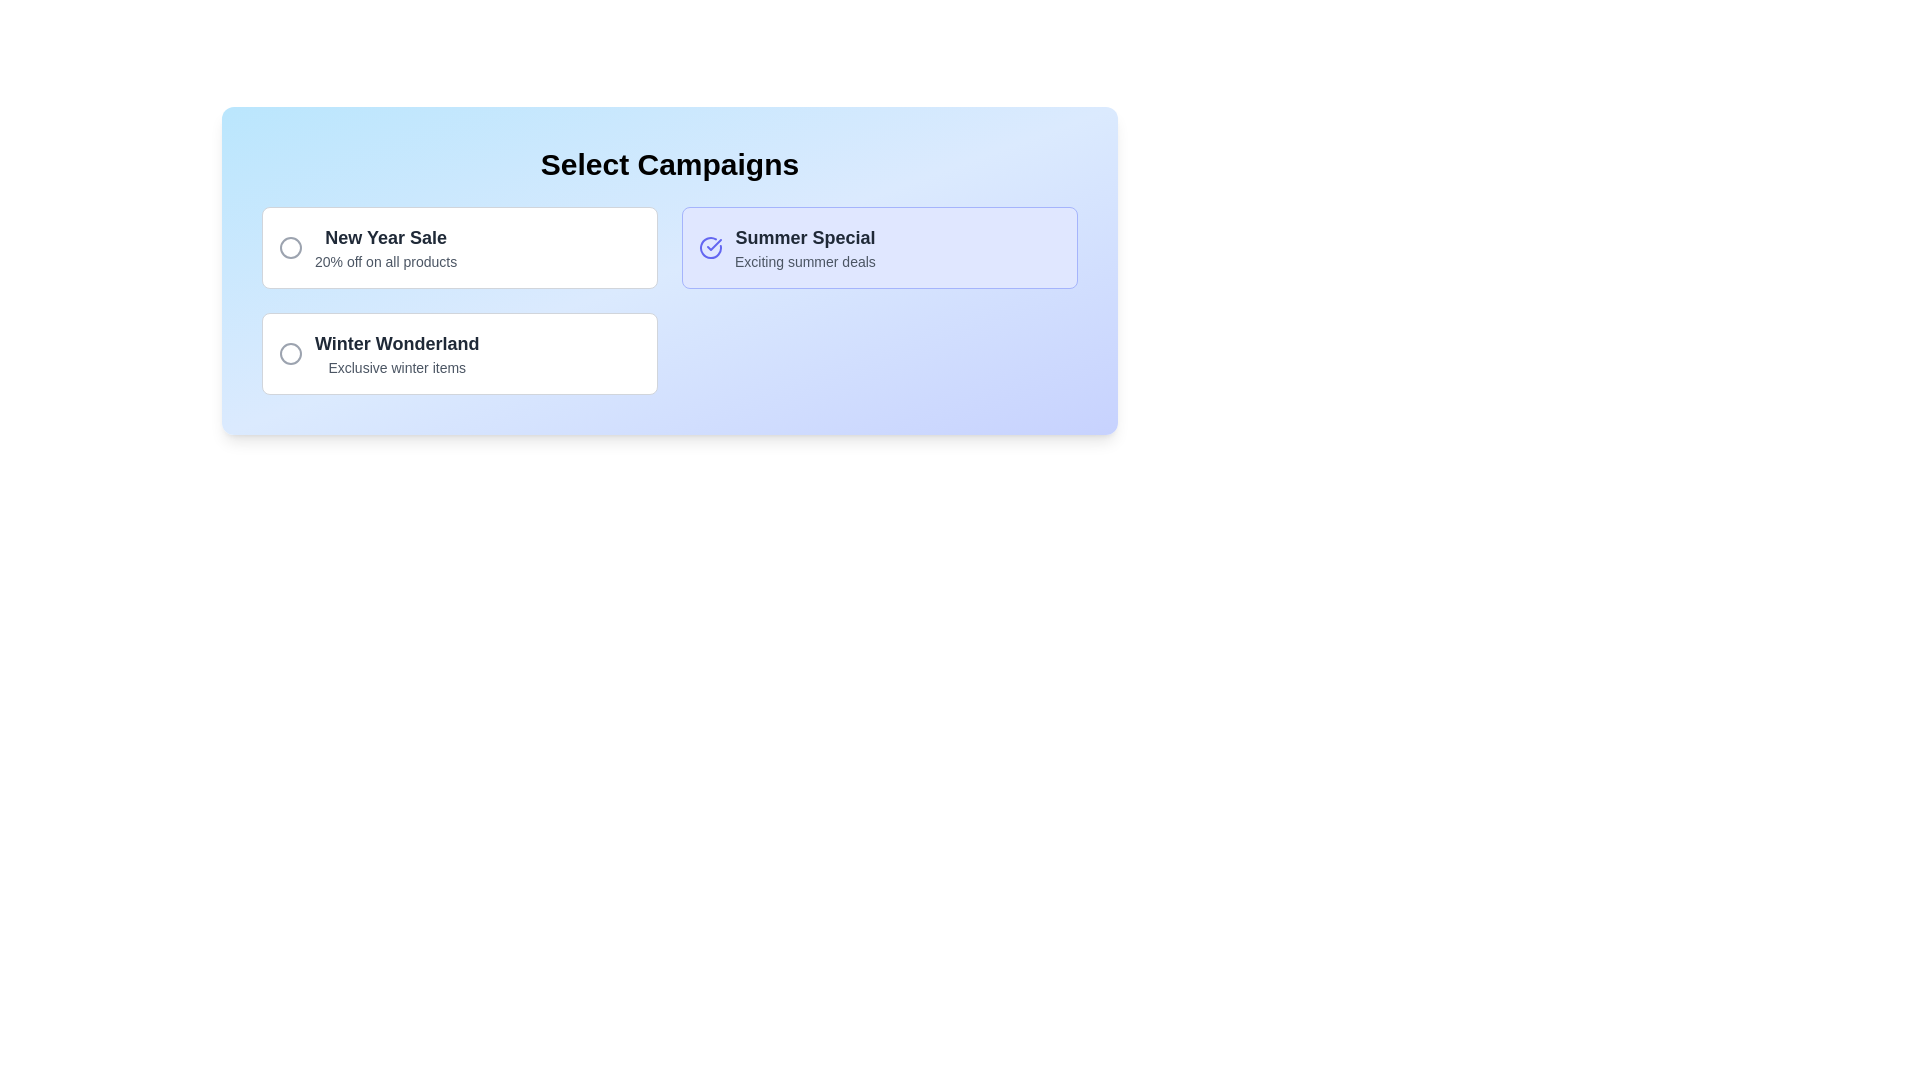  What do you see at coordinates (290, 353) in the screenshot?
I see `the small circular SVG element, which is the central feature of its containing icon located to the left of the text 'Winter Wonderland'` at bounding box center [290, 353].